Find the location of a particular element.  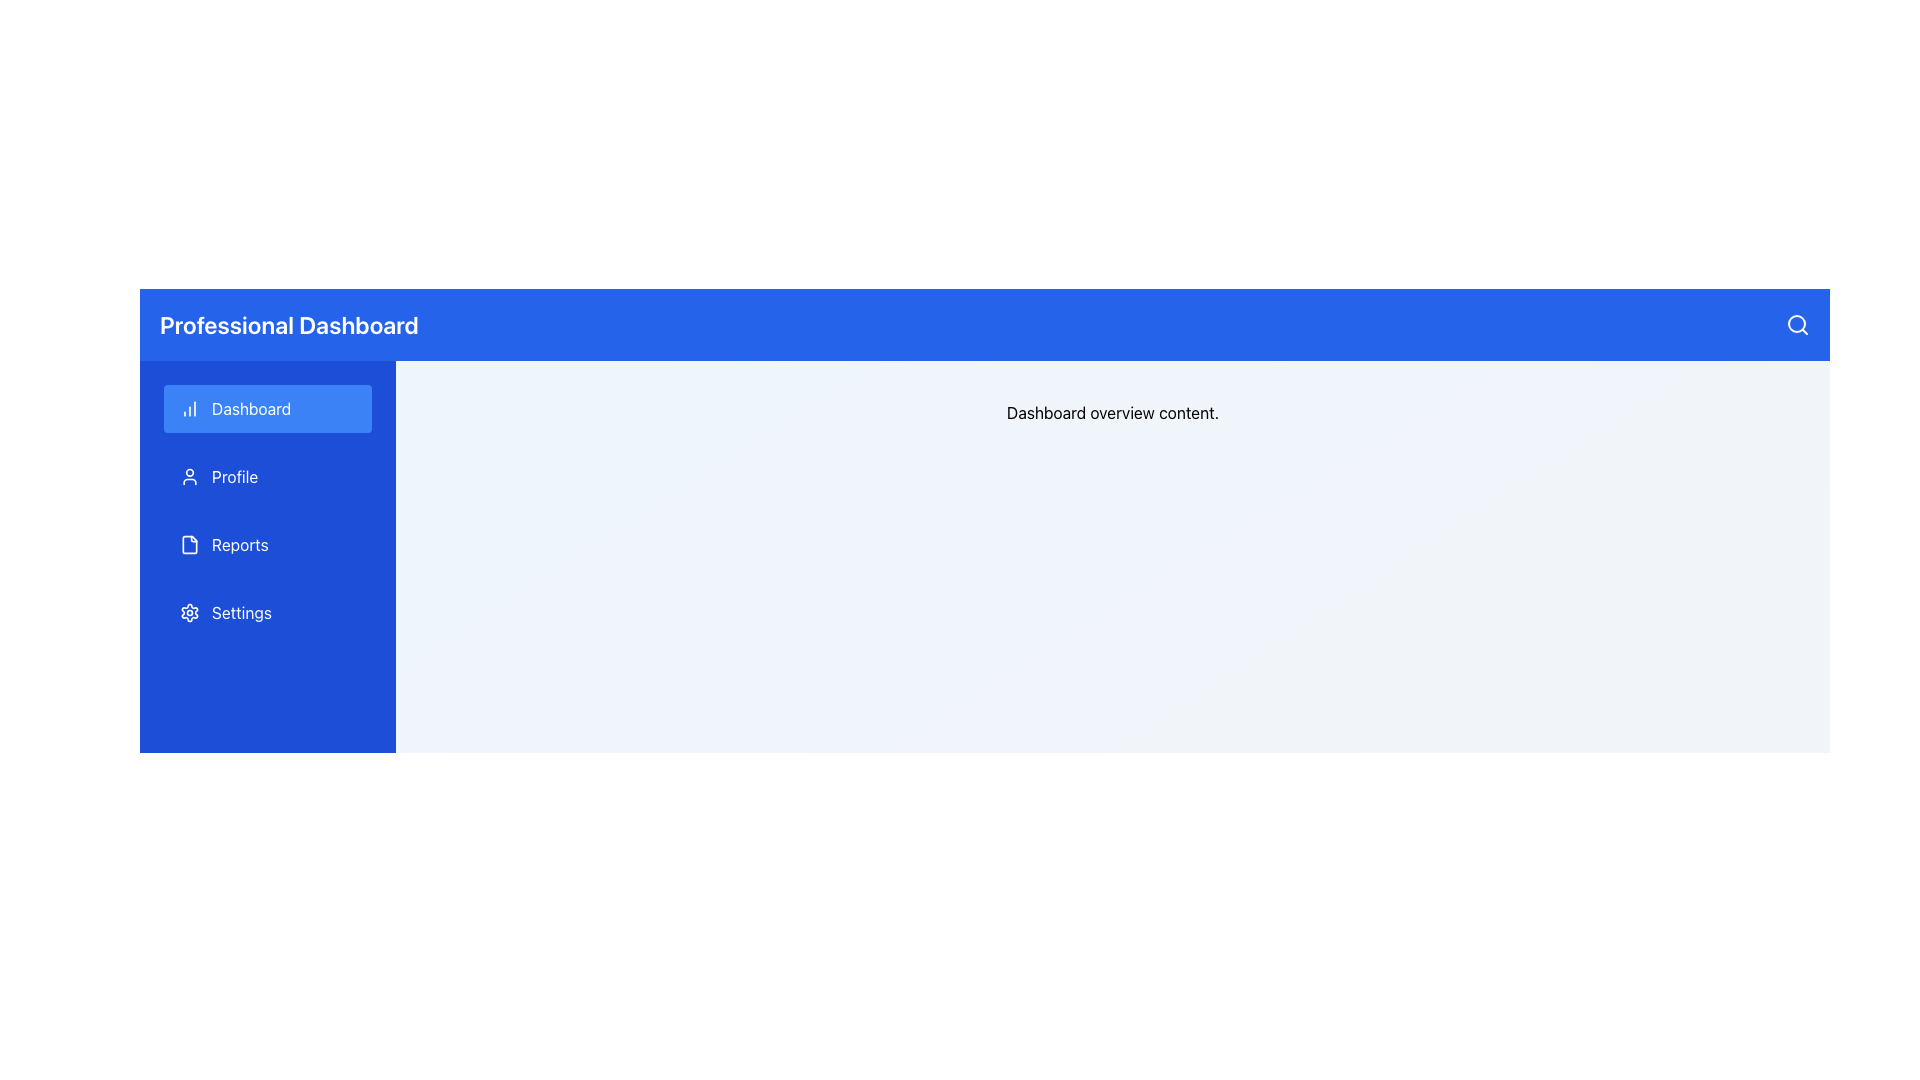

text from the Text Label element displaying 'Dashboard overview content.' which is located near the top of the main content area, horizontally centered below the blue navigation bar is located at coordinates (1112, 411).